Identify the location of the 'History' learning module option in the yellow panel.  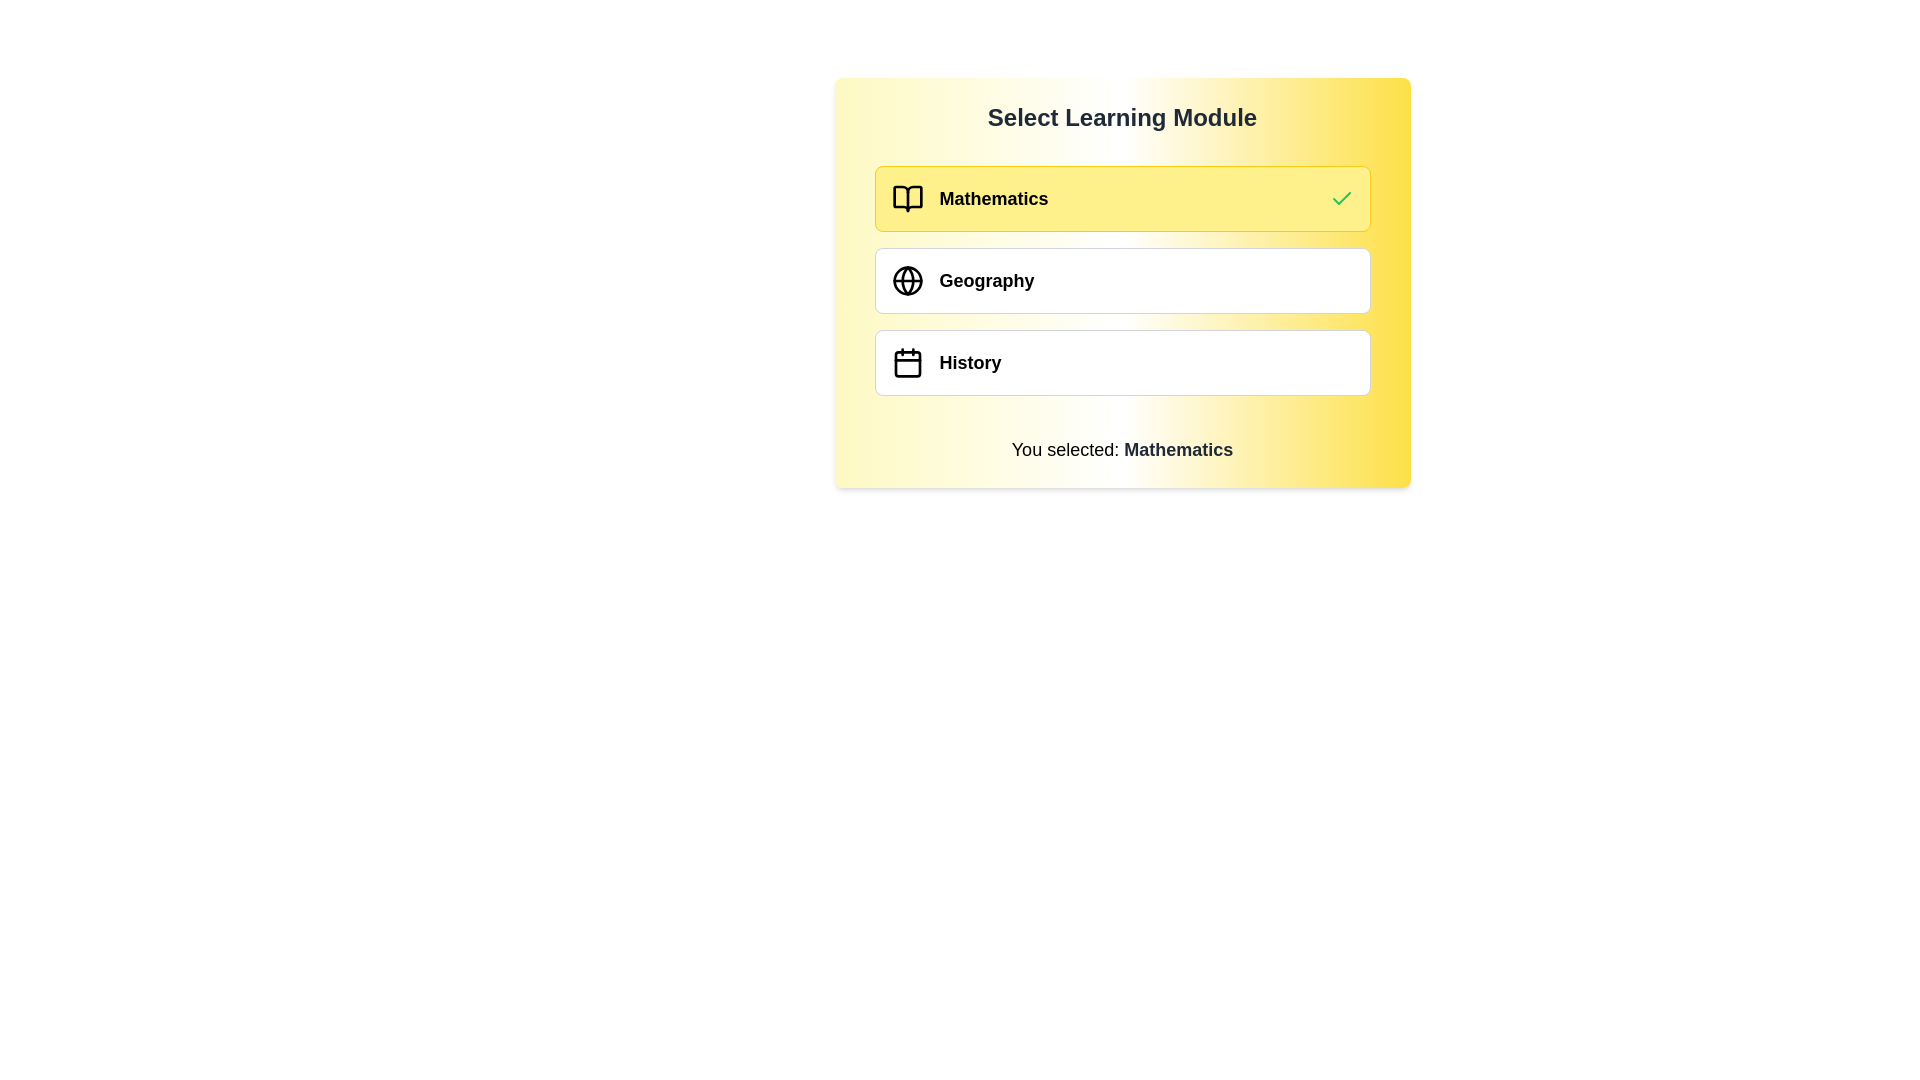
(1122, 362).